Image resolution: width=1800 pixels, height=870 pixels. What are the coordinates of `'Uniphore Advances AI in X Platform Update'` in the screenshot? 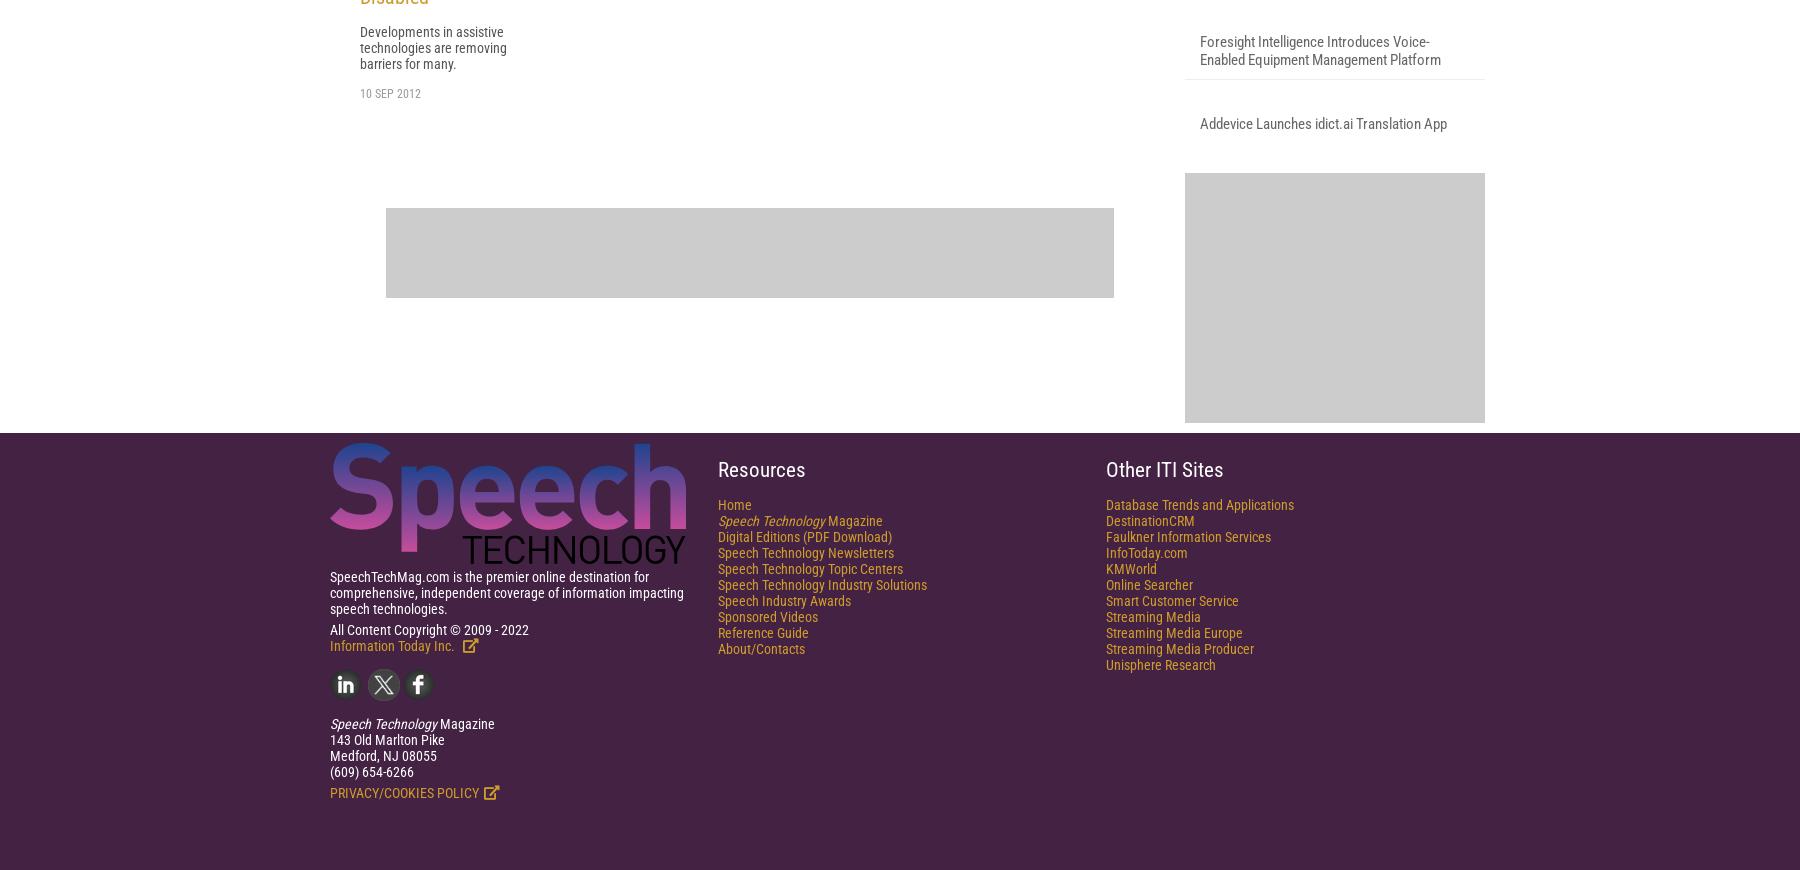 It's located at (1324, 152).